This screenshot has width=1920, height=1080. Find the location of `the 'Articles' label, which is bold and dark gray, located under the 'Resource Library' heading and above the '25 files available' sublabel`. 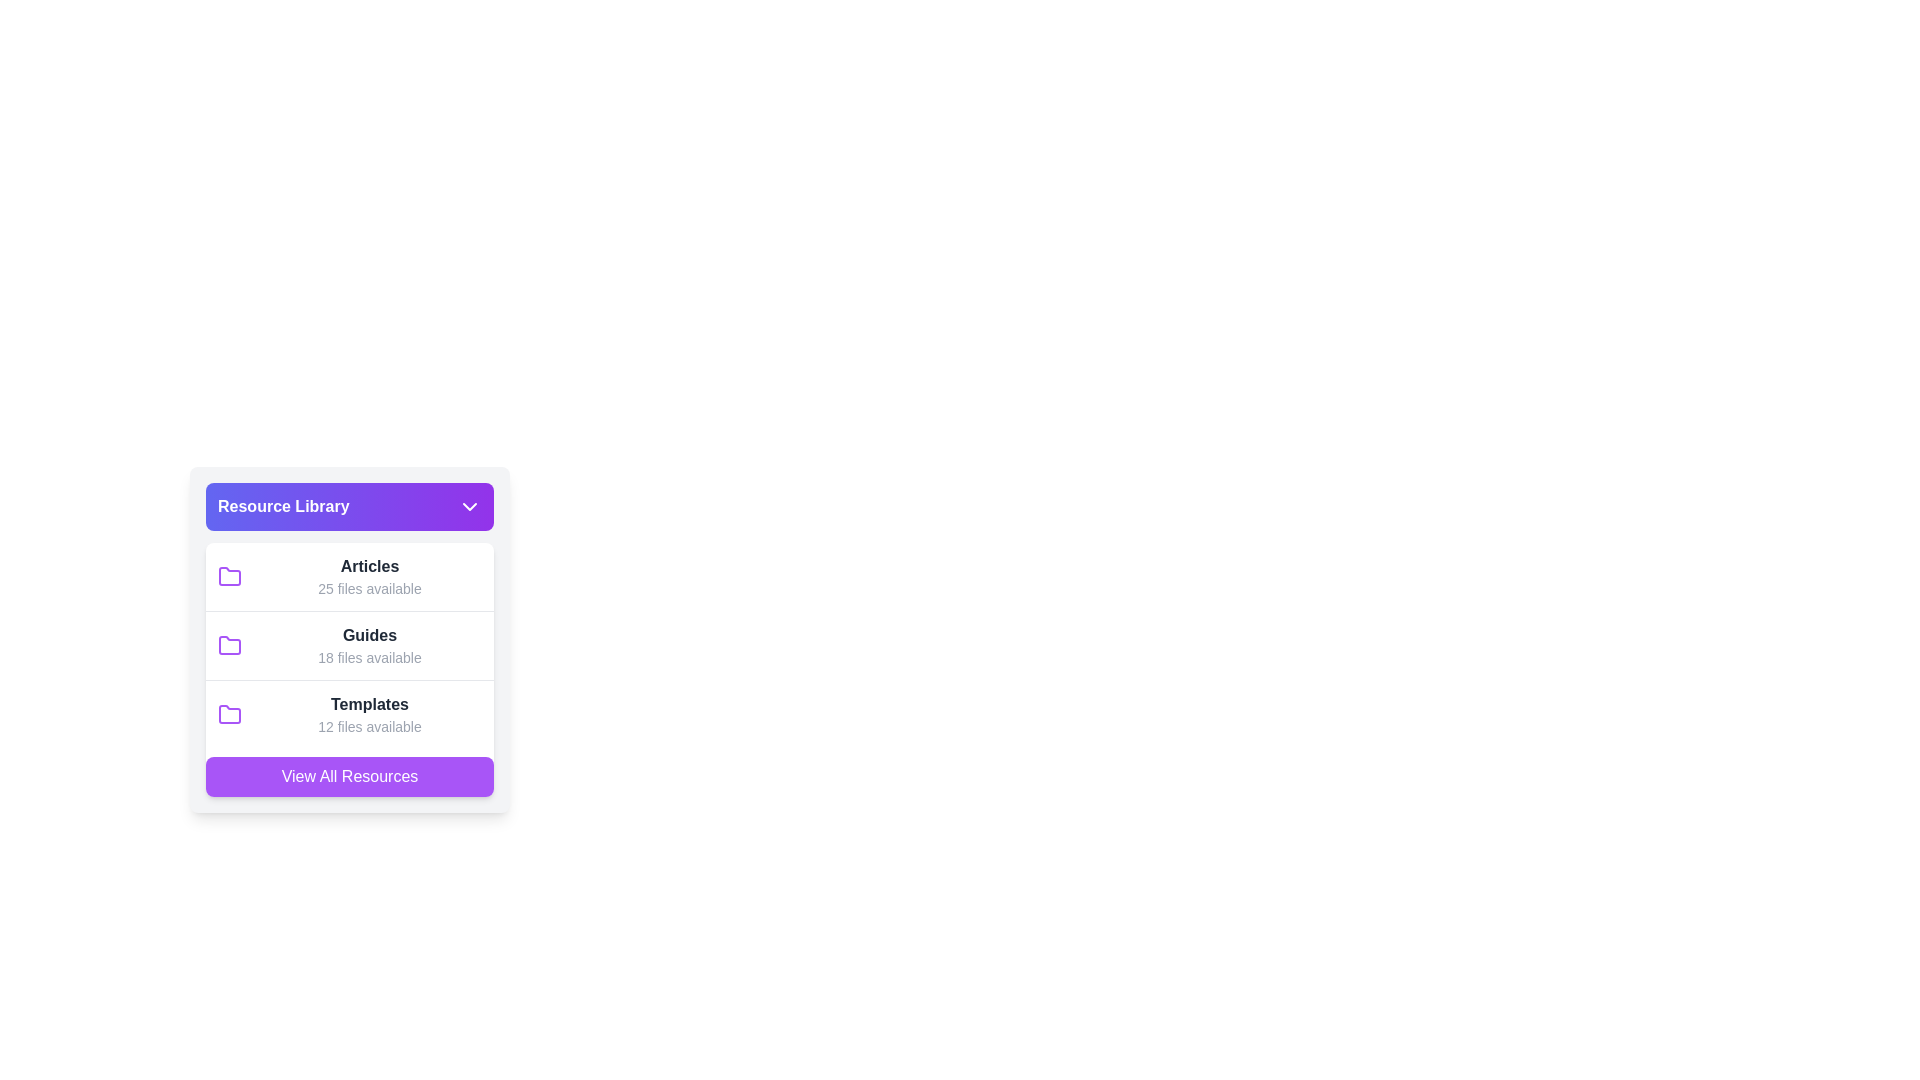

the 'Articles' label, which is bold and dark gray, located under the 'Resource Library' heading and above the '25 files available' sublabel is located at coordinates (369, 567).